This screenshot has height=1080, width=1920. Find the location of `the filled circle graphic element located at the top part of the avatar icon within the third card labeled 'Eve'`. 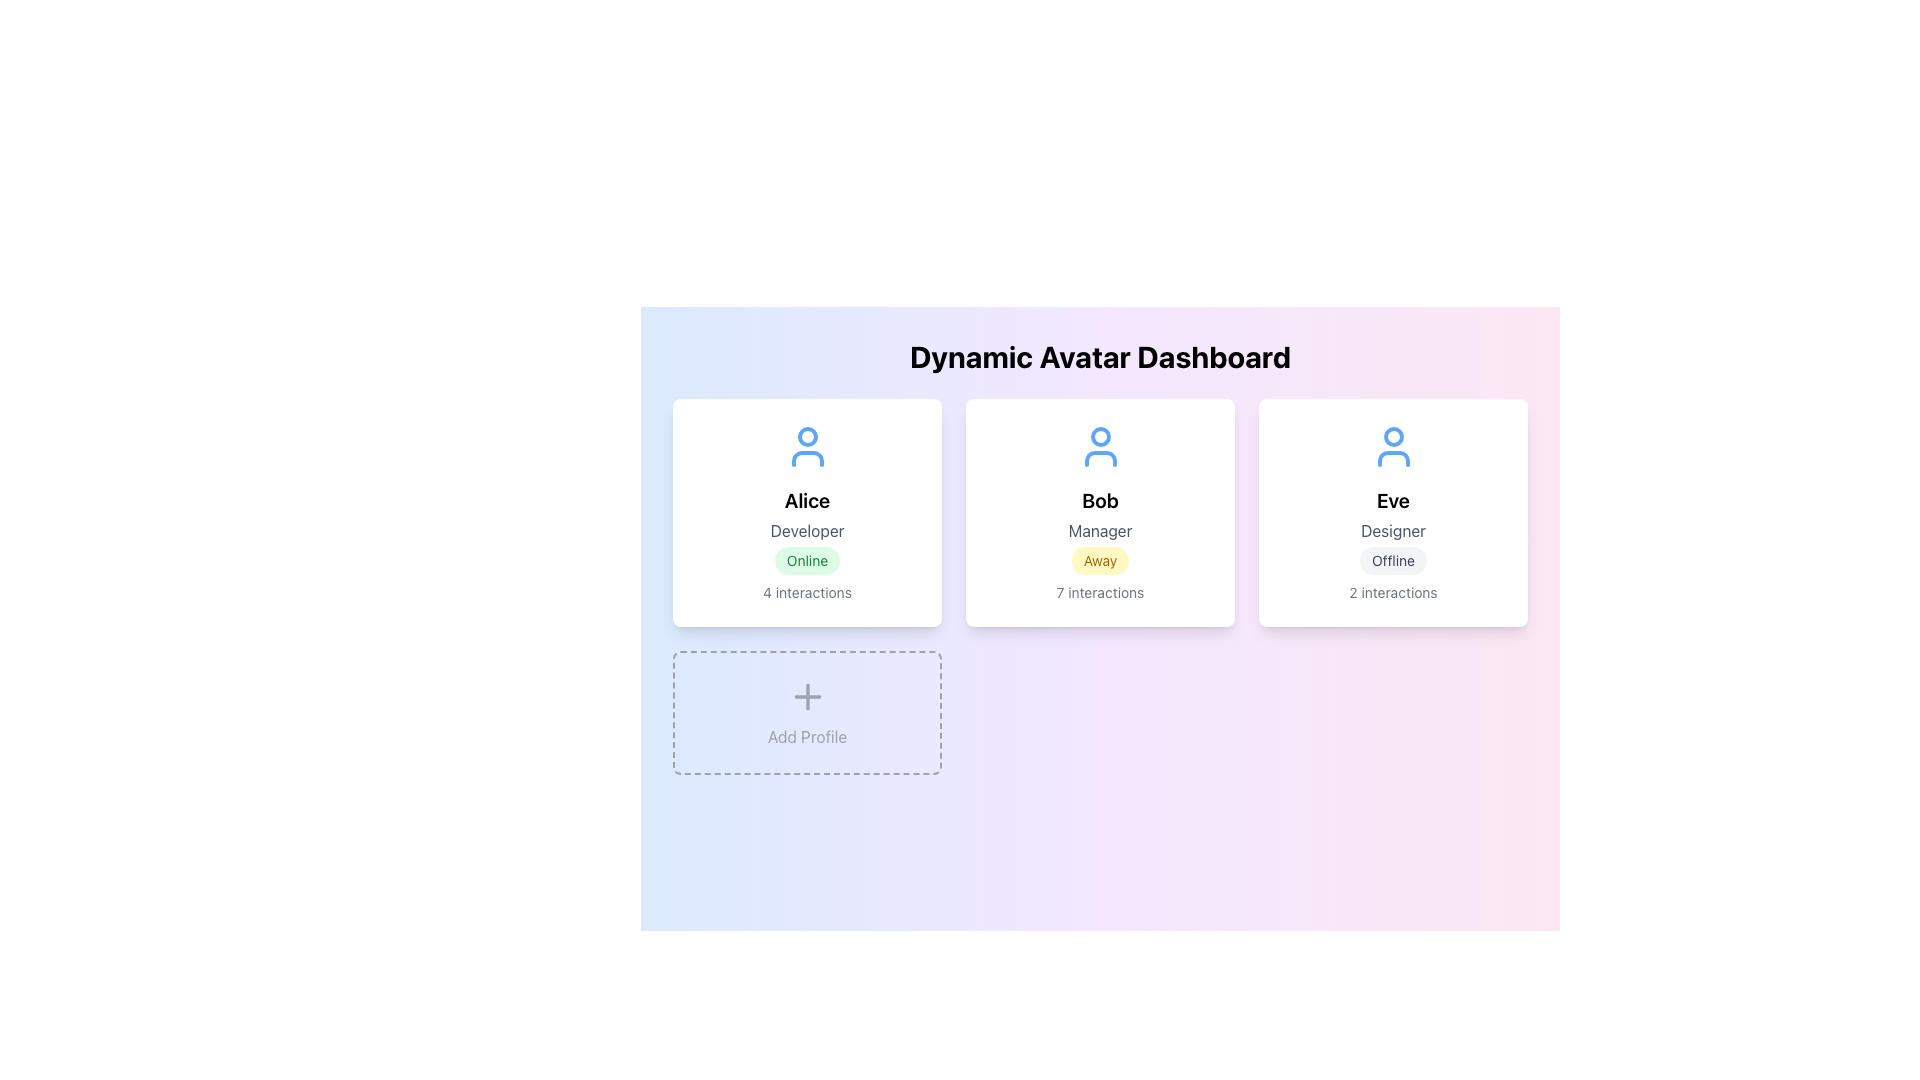

the filled circle graphic element located at the top part of the avatar icon within the third card labeled 'Eve' is located at coordinates (1392, 435).